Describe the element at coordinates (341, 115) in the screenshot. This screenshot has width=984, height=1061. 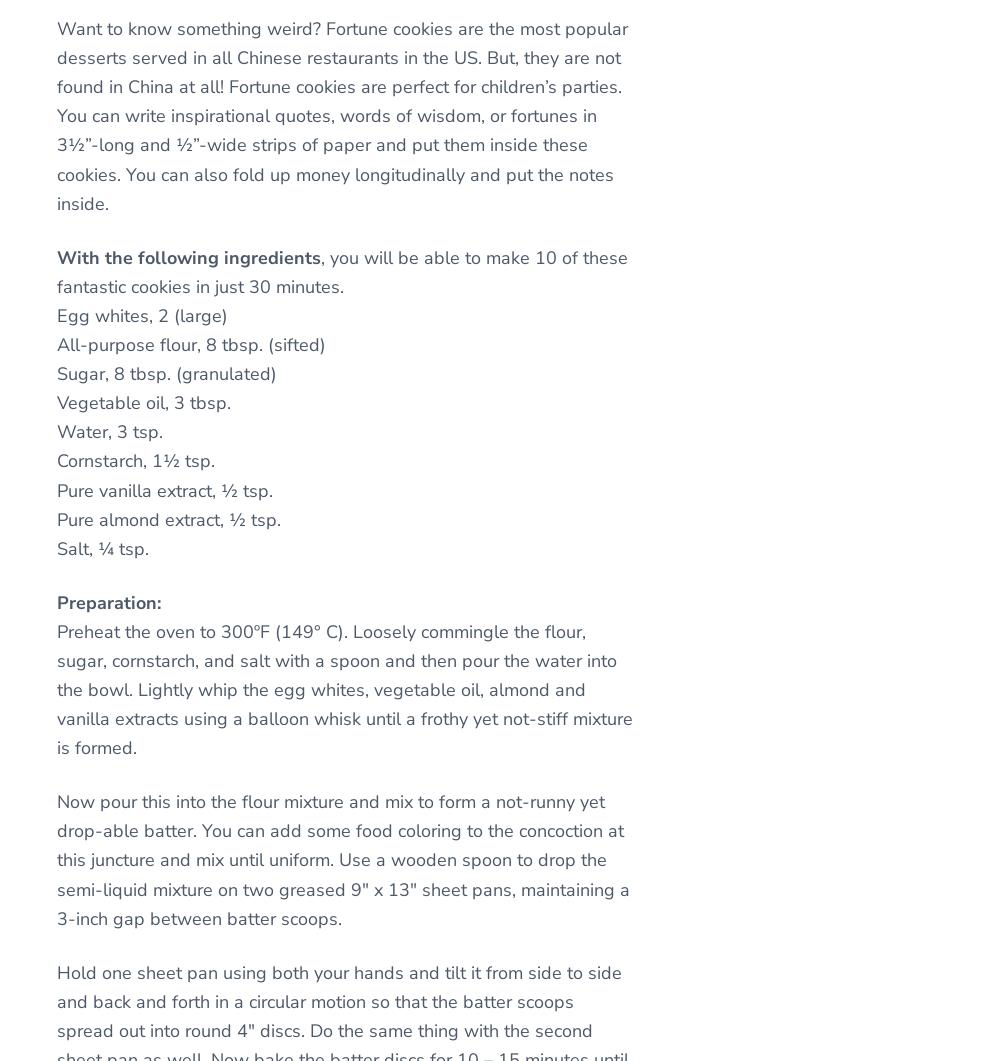
I see `'Want to know something weird? Fortune cookies are the most popular desserts served in all Chinese restaurants in the US. But, they are not found in China at all! Fortune cookies are perfect for children’s parties. You can write inspirational quotes, words of wisdom, or fortunes in 3½”-long and ½”-wide strips of paper and put them inside these cookies. You can also fold up money longitudinally and put the notes inside.'` at that location.